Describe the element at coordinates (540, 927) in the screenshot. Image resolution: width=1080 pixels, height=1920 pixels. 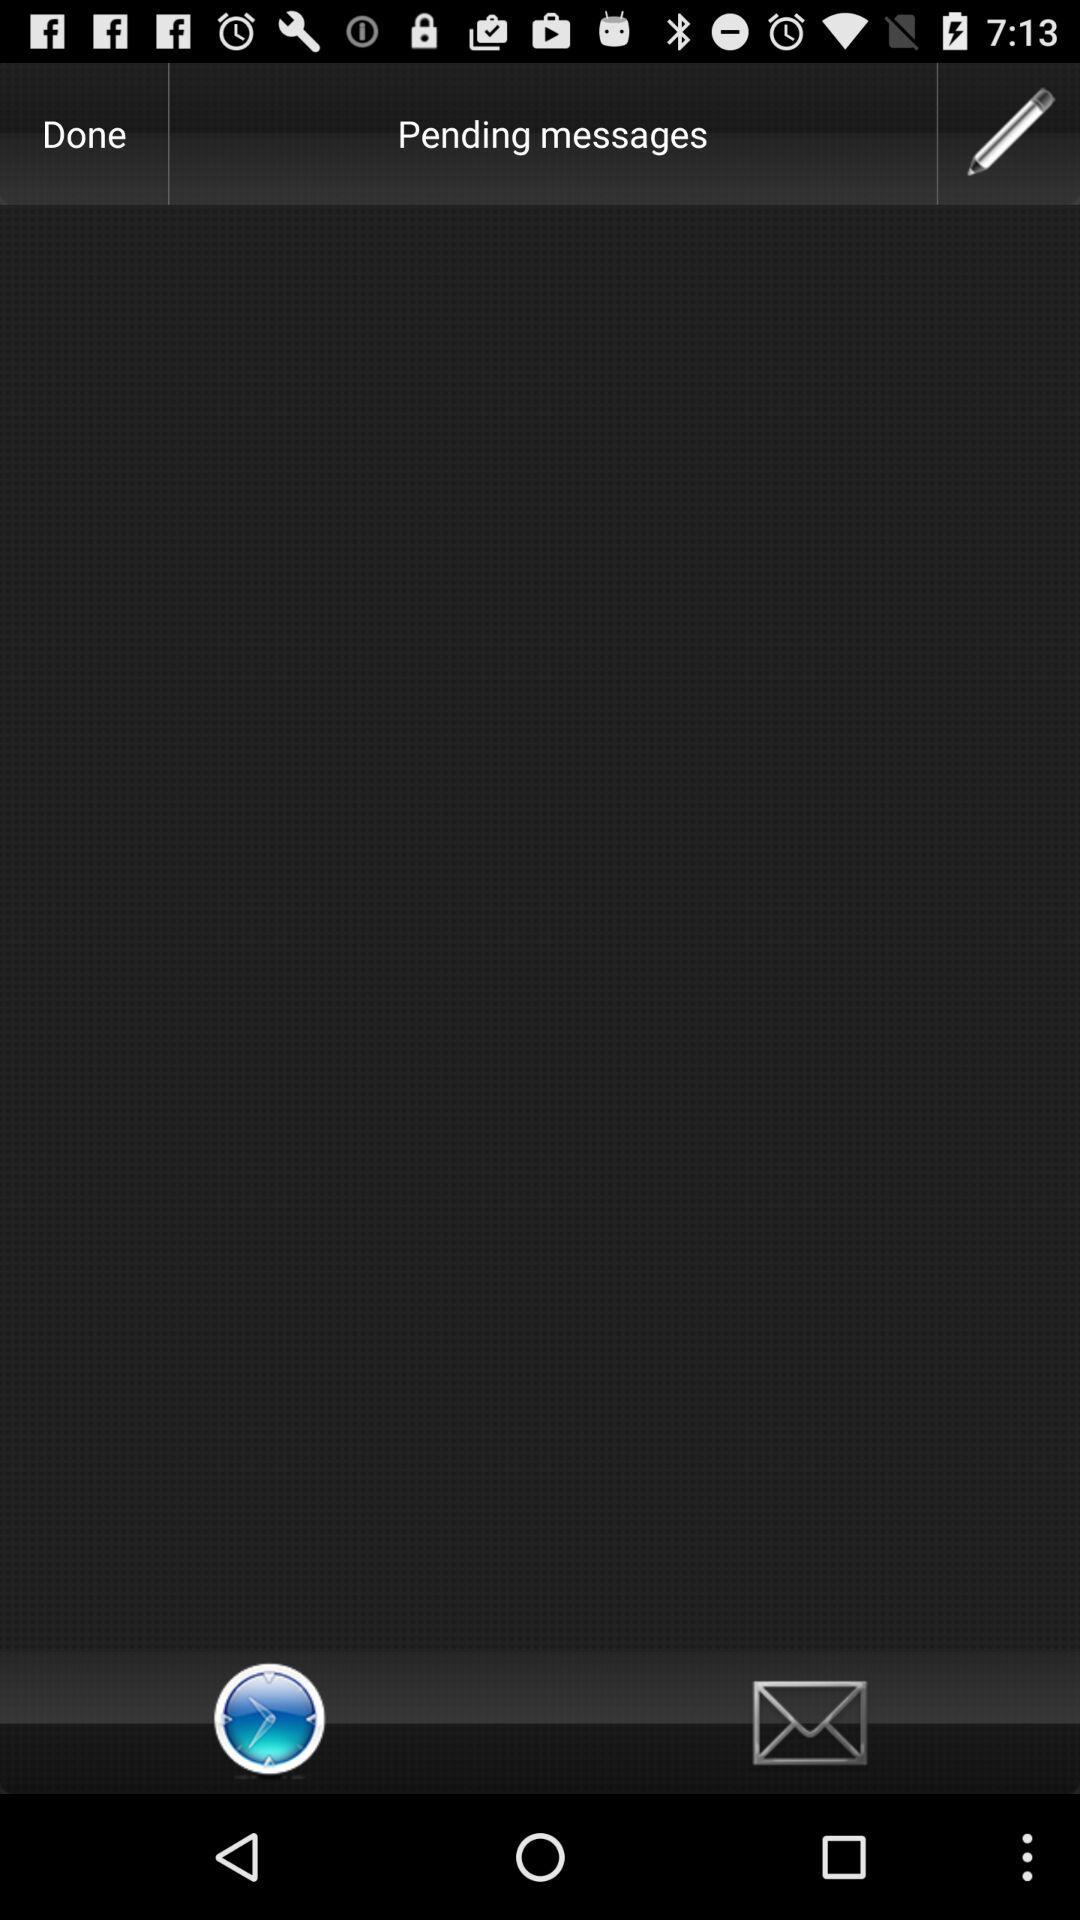
I see `the item below the done icon` at that location.